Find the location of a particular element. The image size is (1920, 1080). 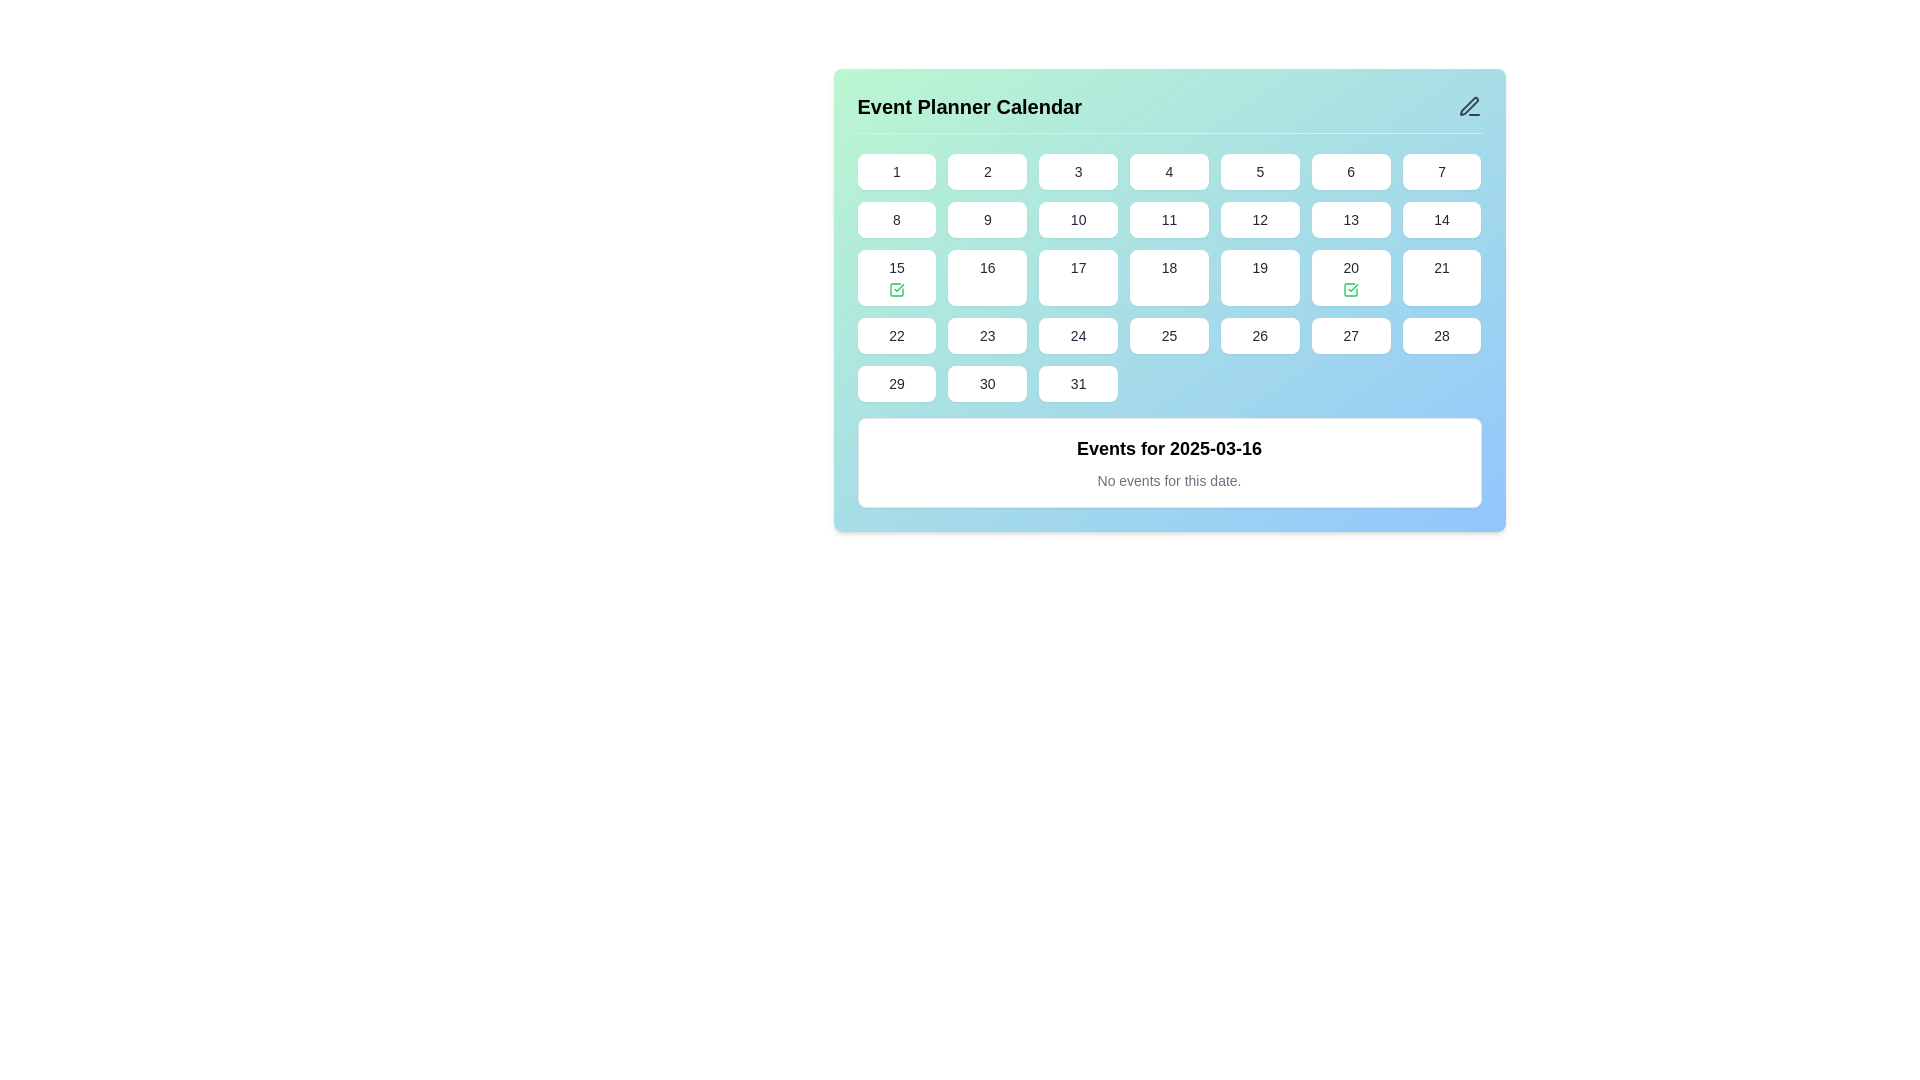

the status indicator icon within the button displaying the number '20' in the calendar grid is located at coordinates (1351, 289).